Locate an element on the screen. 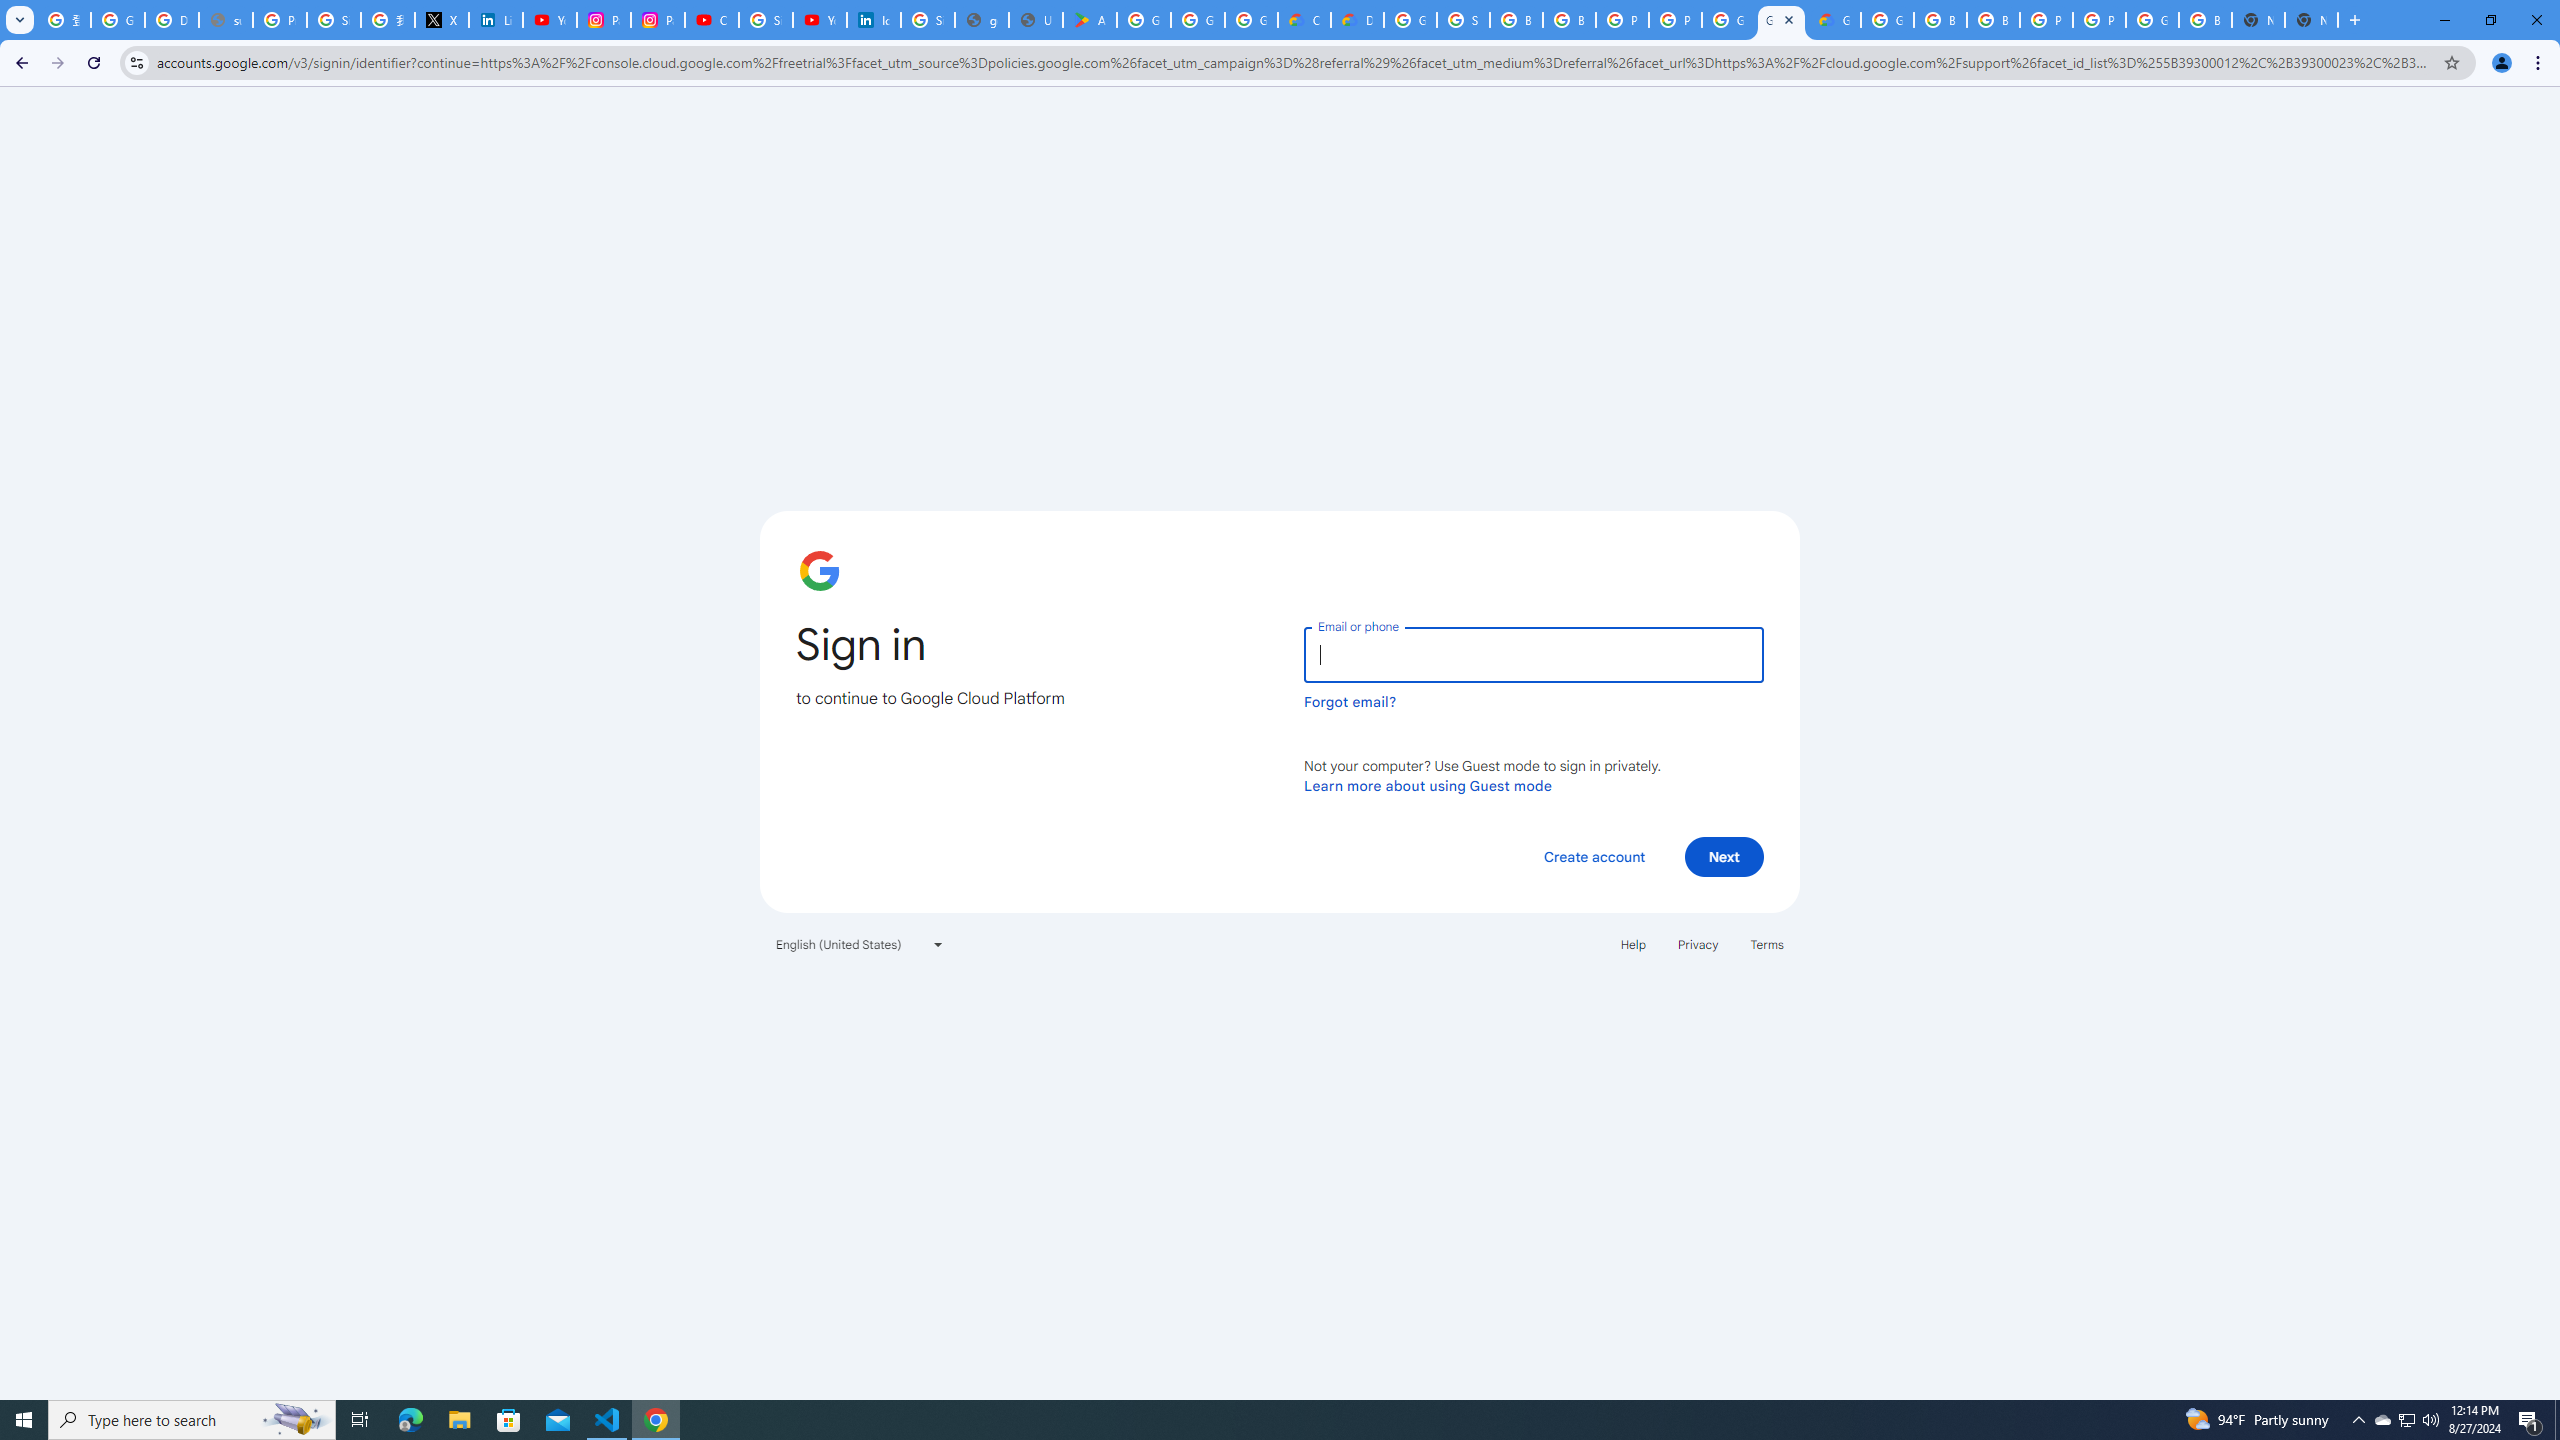 Image resolution: width=2560 pixels, height=1440 pixels. 'Android Apps on Google Play' is located at coordinates (1089, 19).